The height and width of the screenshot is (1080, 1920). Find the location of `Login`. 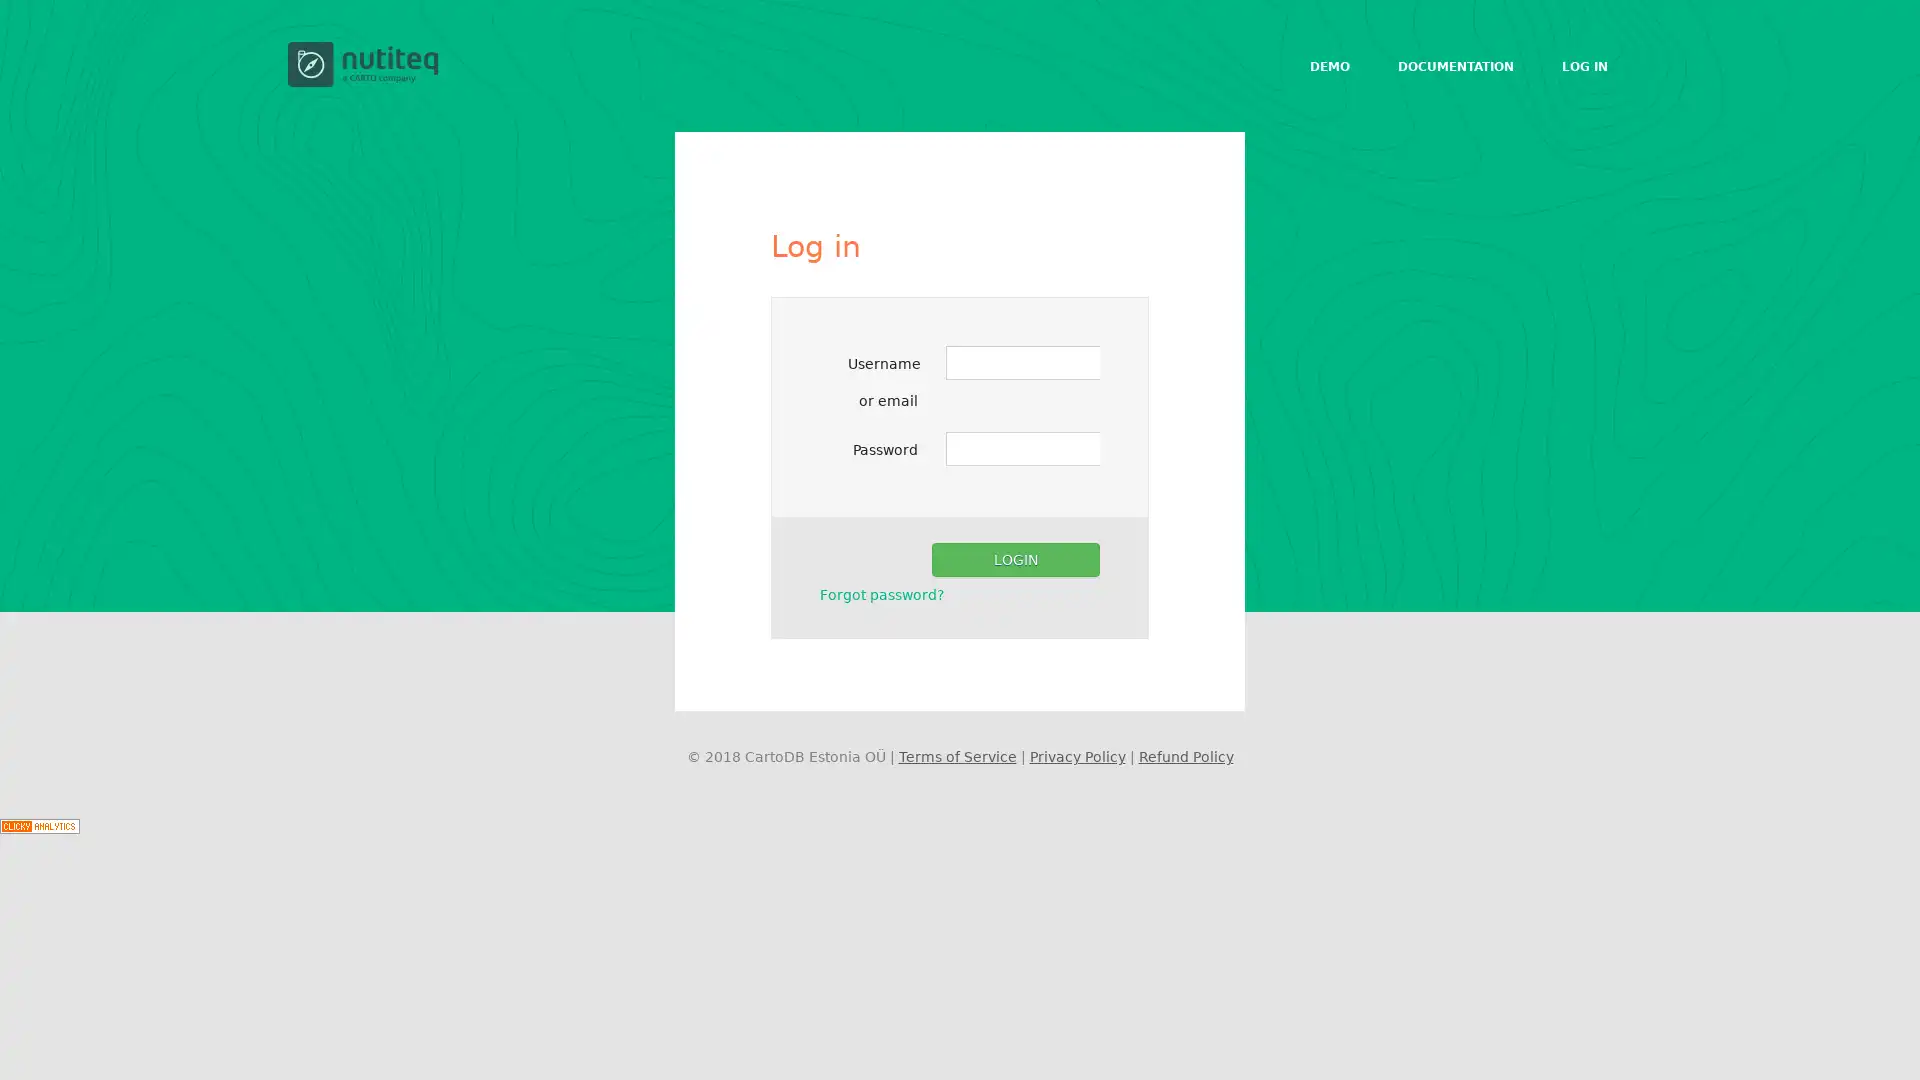

Login is located at coordinates (1016, 559).